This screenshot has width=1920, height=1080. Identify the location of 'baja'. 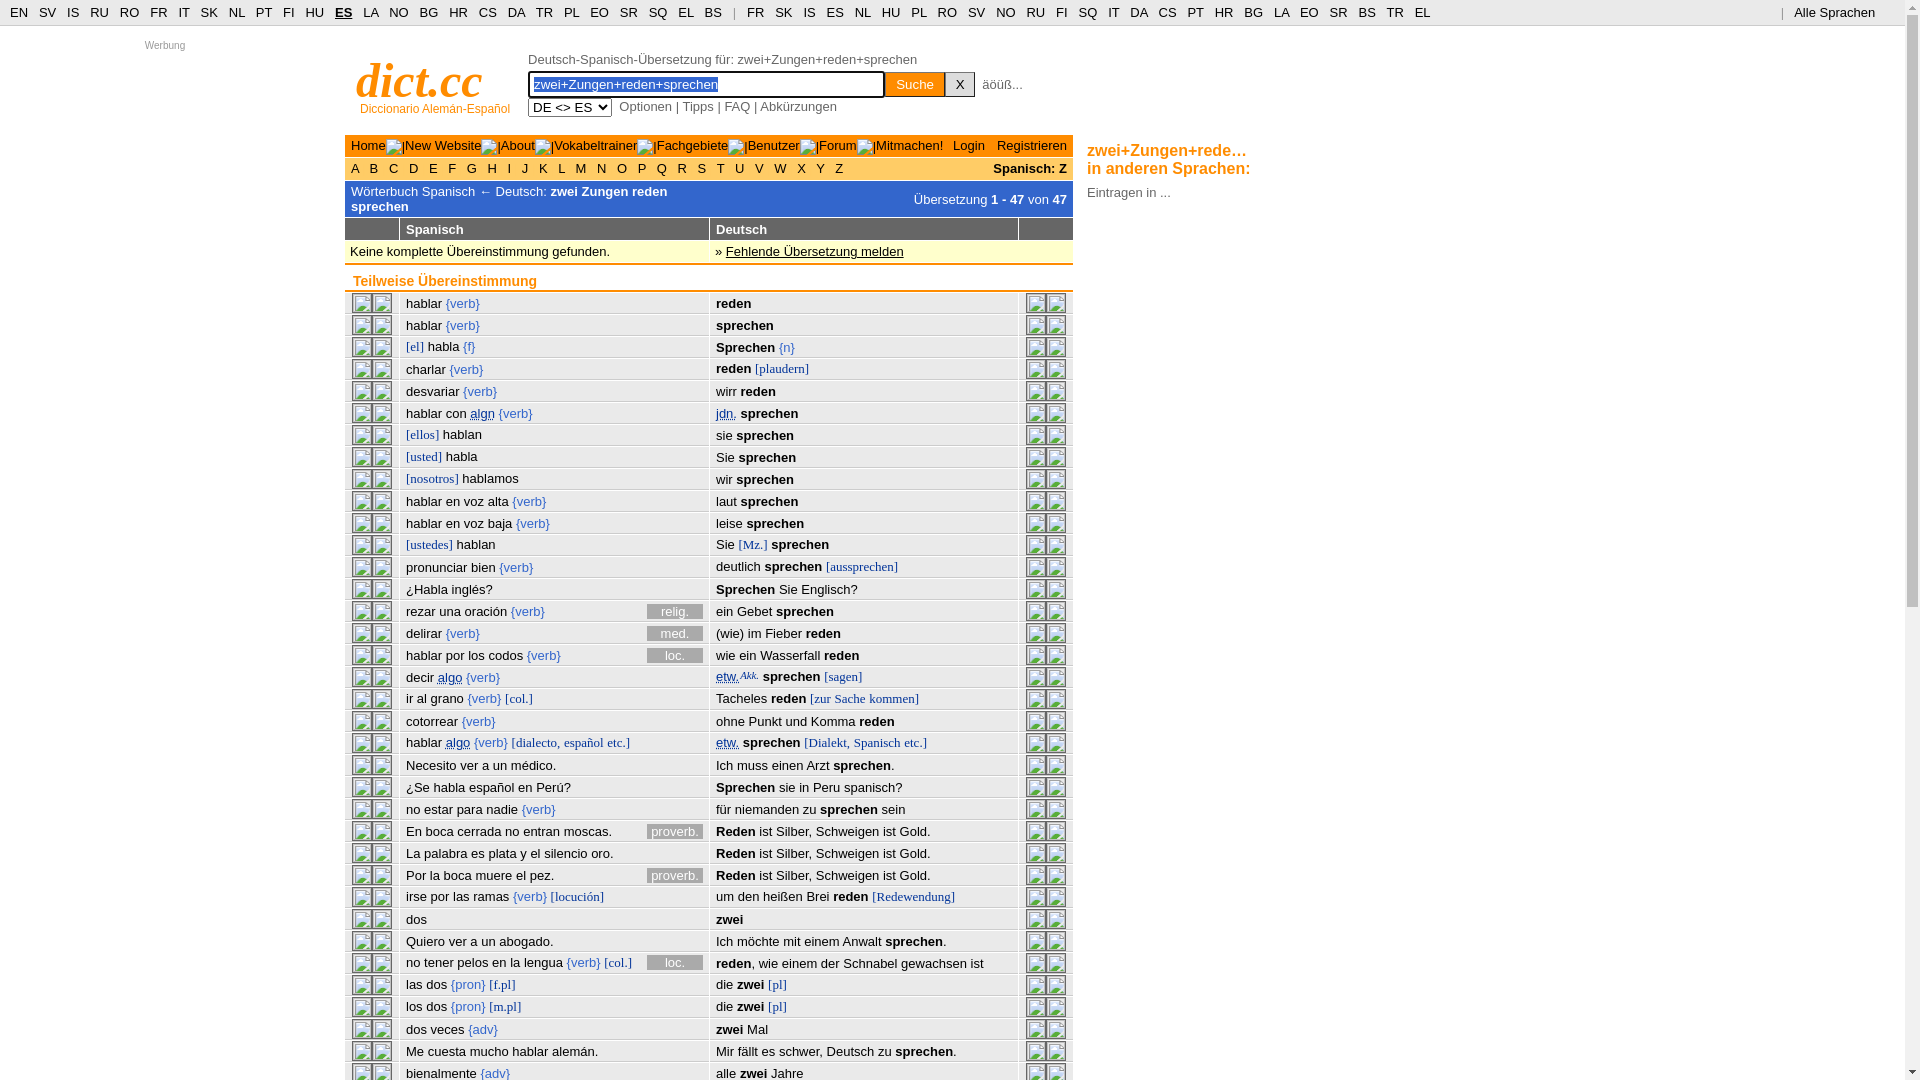
(488, 522).